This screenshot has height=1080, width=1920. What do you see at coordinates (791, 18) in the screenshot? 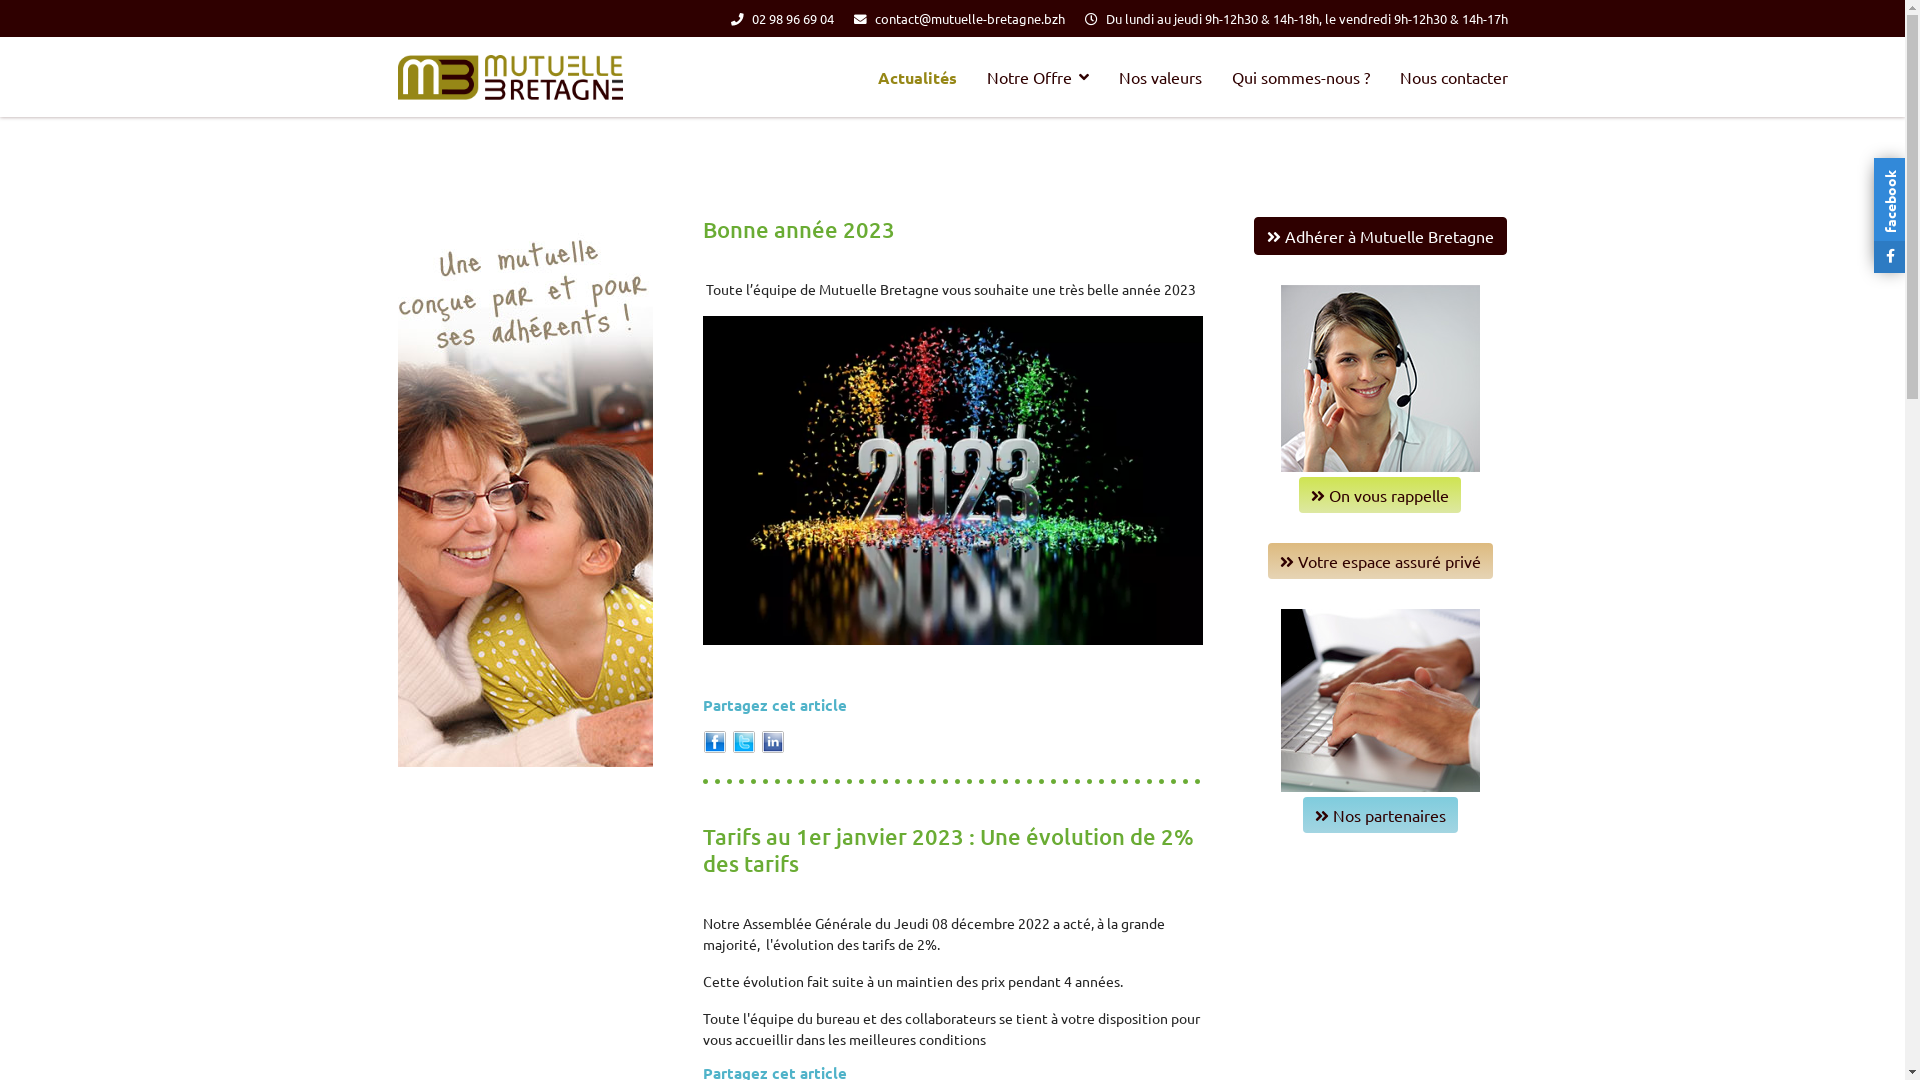
I see `'02 98 96 69 04'` at bounding box center [791, 18].